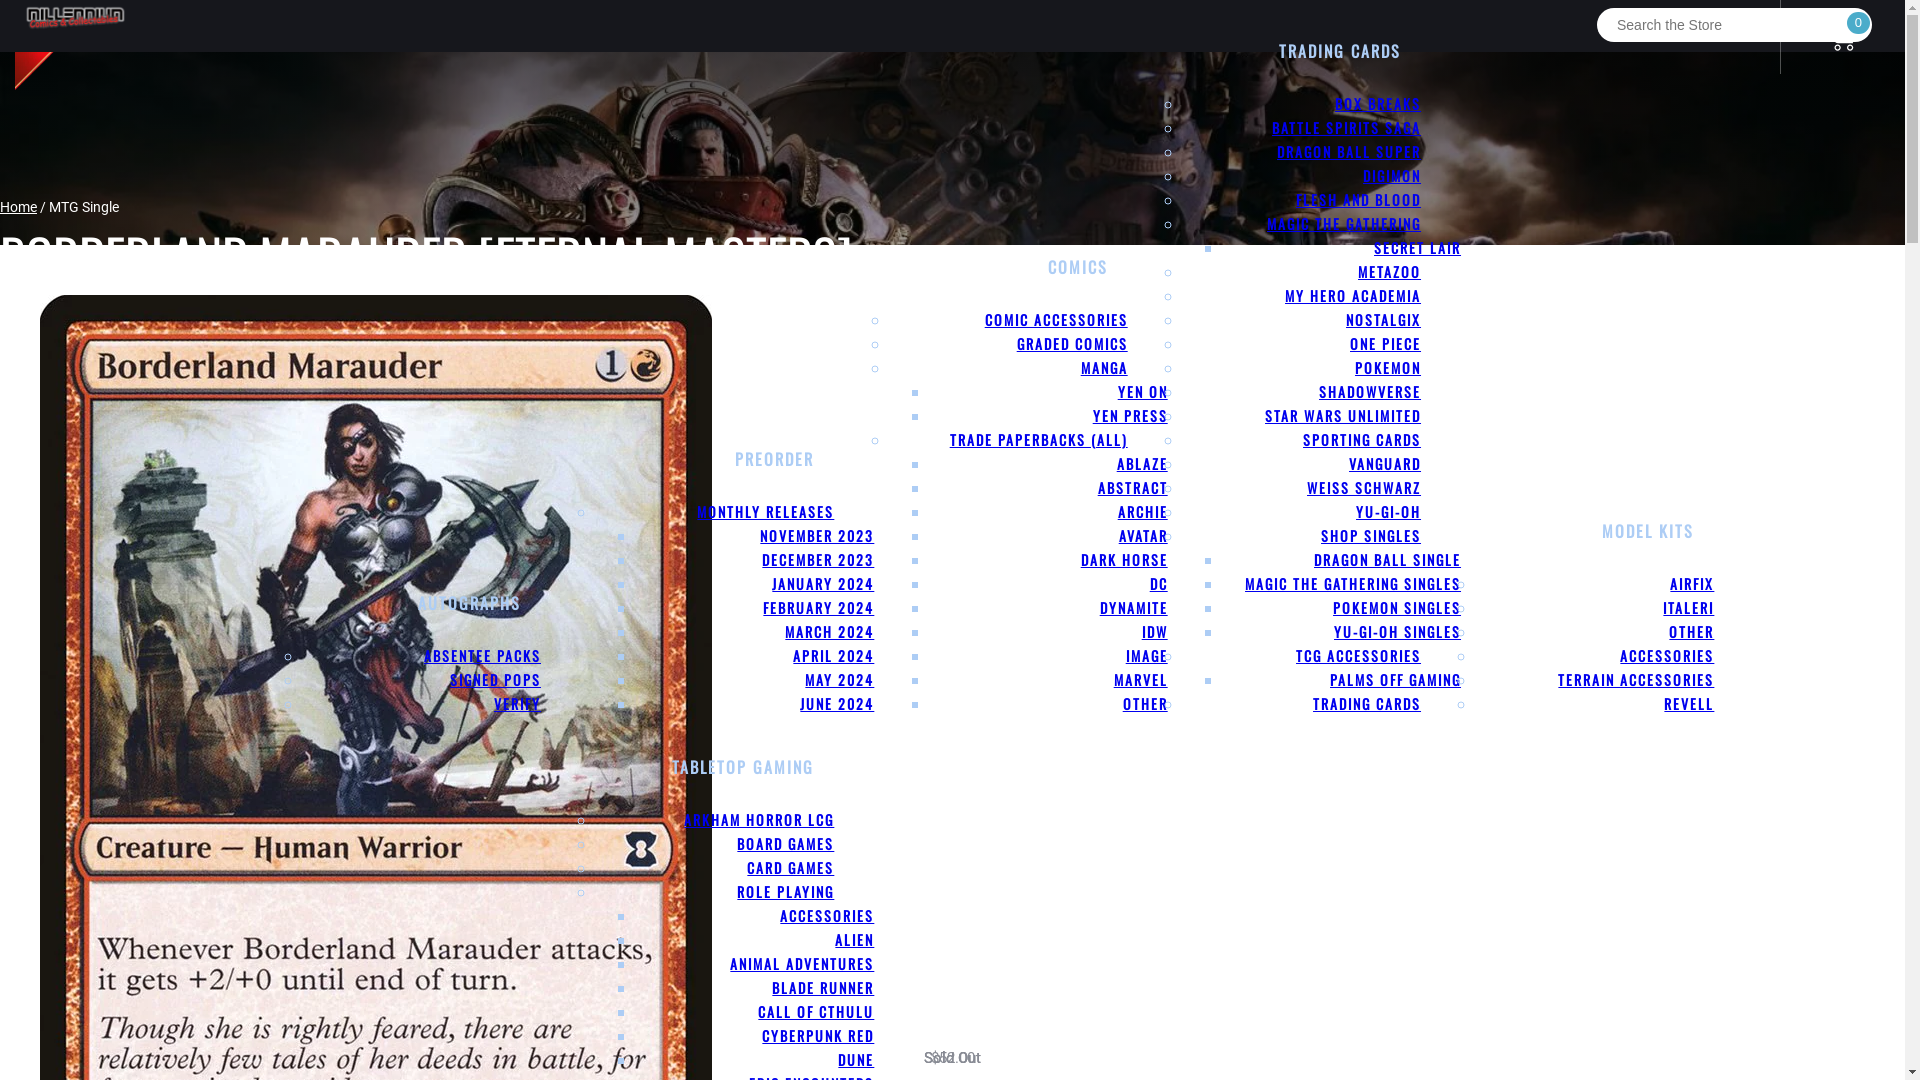 The height and width of the screenshot is (1080, 1920). What do you see at coordinates (1071, 342) in the screenshot?
I see `'GRADED COMICS'` at bounding box center [1071, 342].